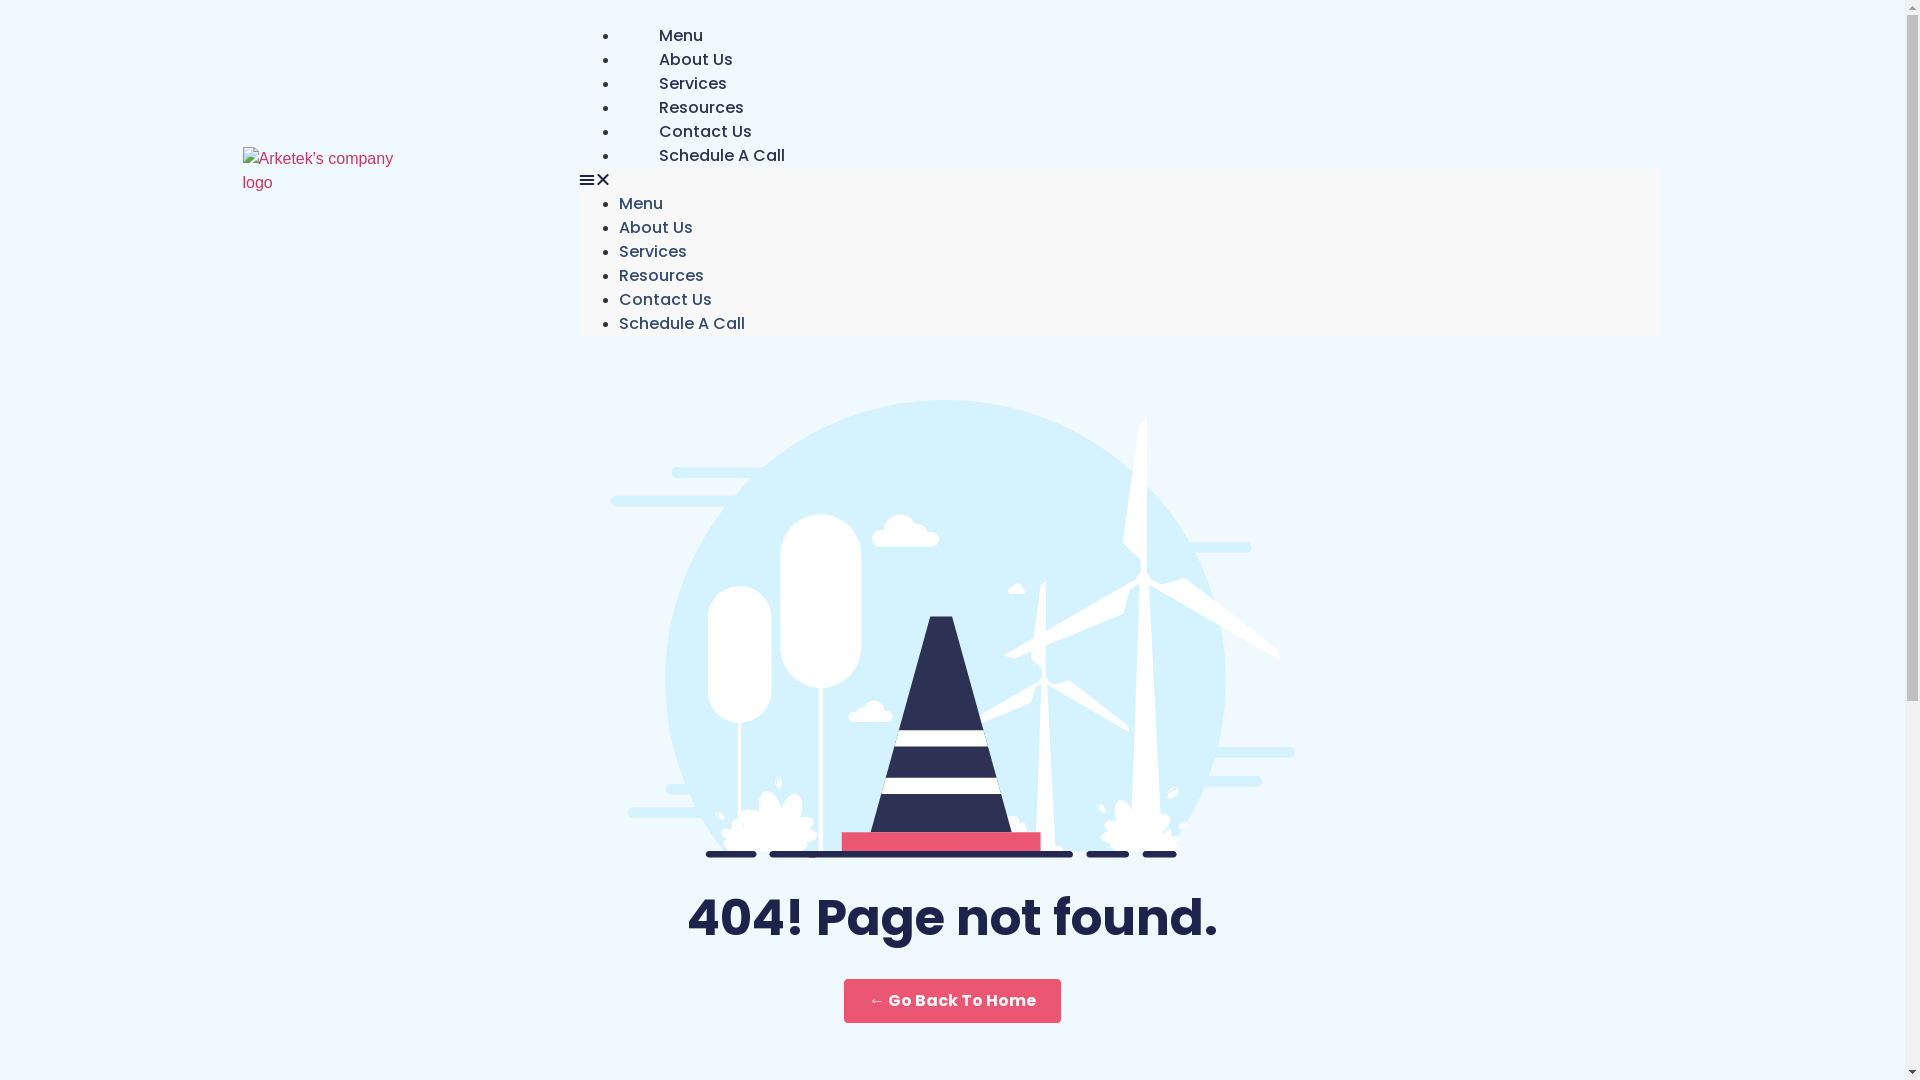 The width and height of the screenshot is (1920, 1080). Describe the element at coordinates (696, 58) in the screenshot. I see `'About Us'` at that location.